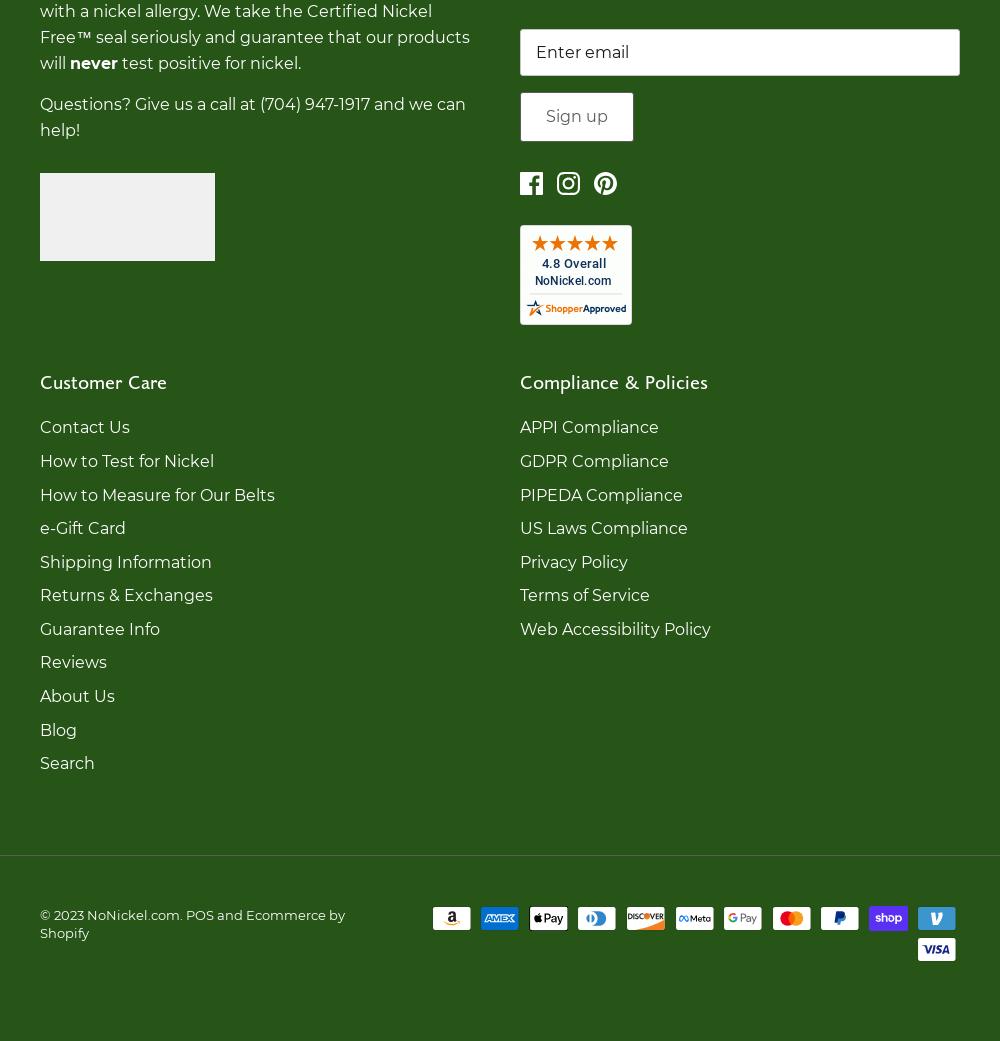  Describe the element at coordinates (593, 459) in the screenshot. I see `'GDPR Compliance'` at that location.